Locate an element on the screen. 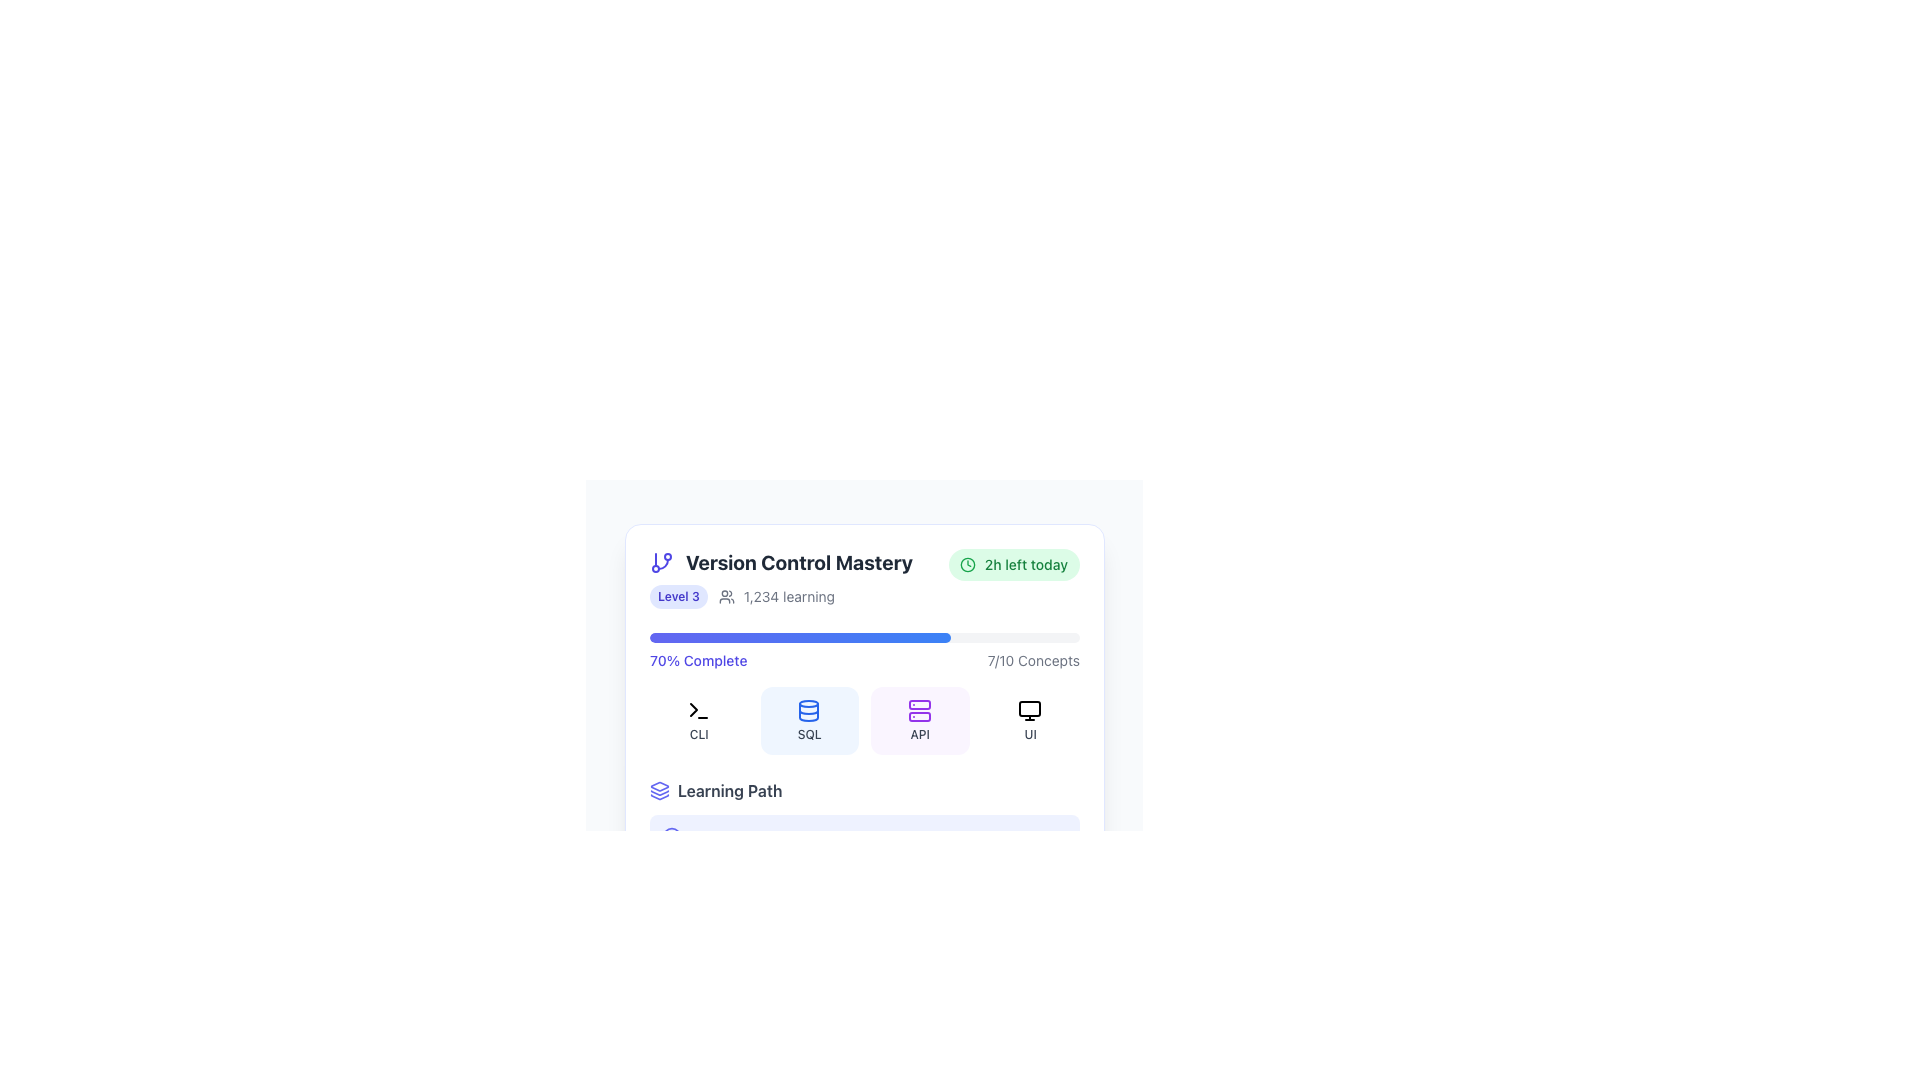  the blue database icon, which is the second icon from the left in a row of technical concept icons, located beneath the progress indicator of the 'Version Control Mastery' card is located at coordinates (809, 711).